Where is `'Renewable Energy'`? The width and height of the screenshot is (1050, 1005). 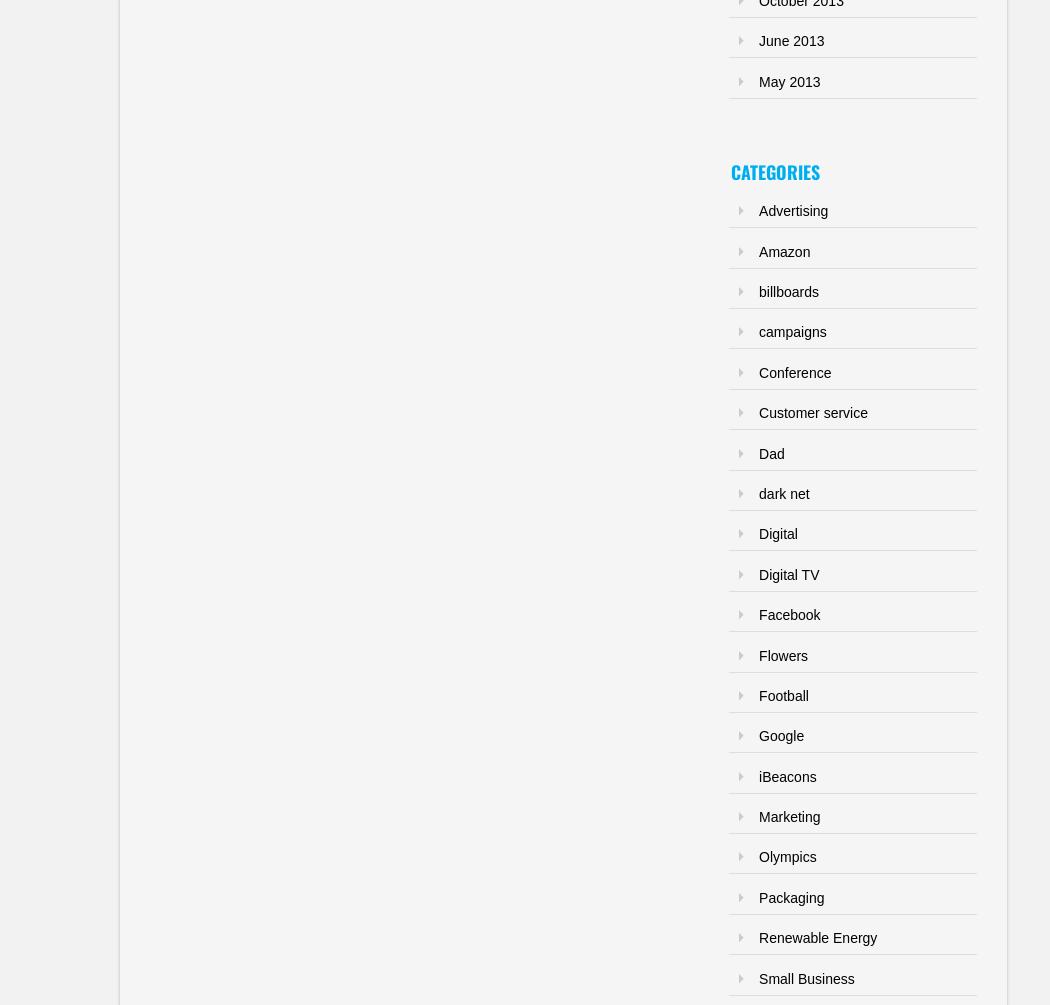 'Renewable Energy' is located at coordinates (816, 936).